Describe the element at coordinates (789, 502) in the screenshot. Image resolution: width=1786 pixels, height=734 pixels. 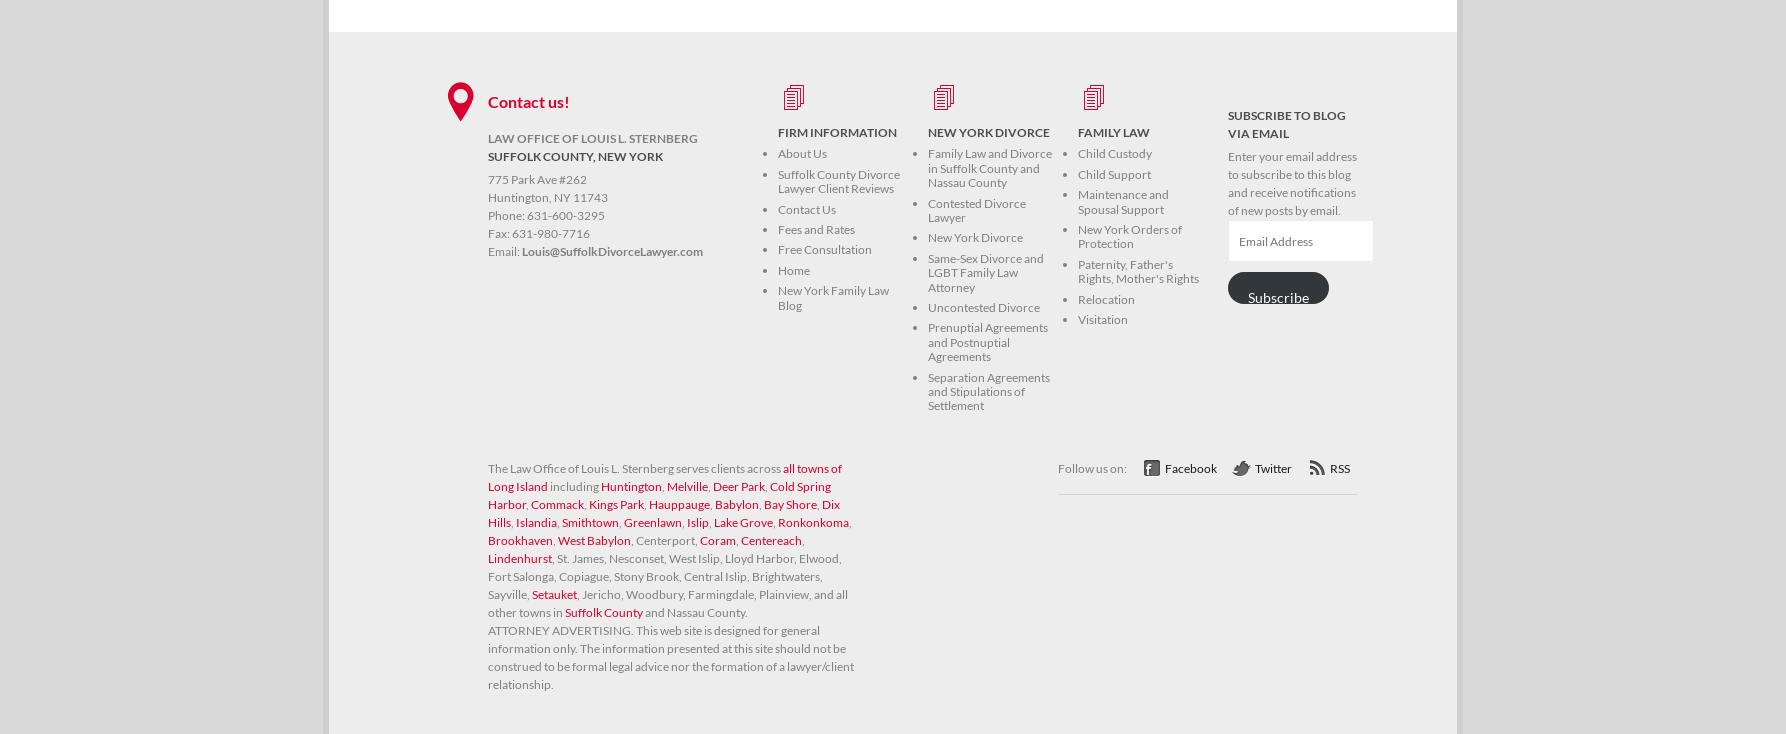
I see `'Bay Shore'` at that location.